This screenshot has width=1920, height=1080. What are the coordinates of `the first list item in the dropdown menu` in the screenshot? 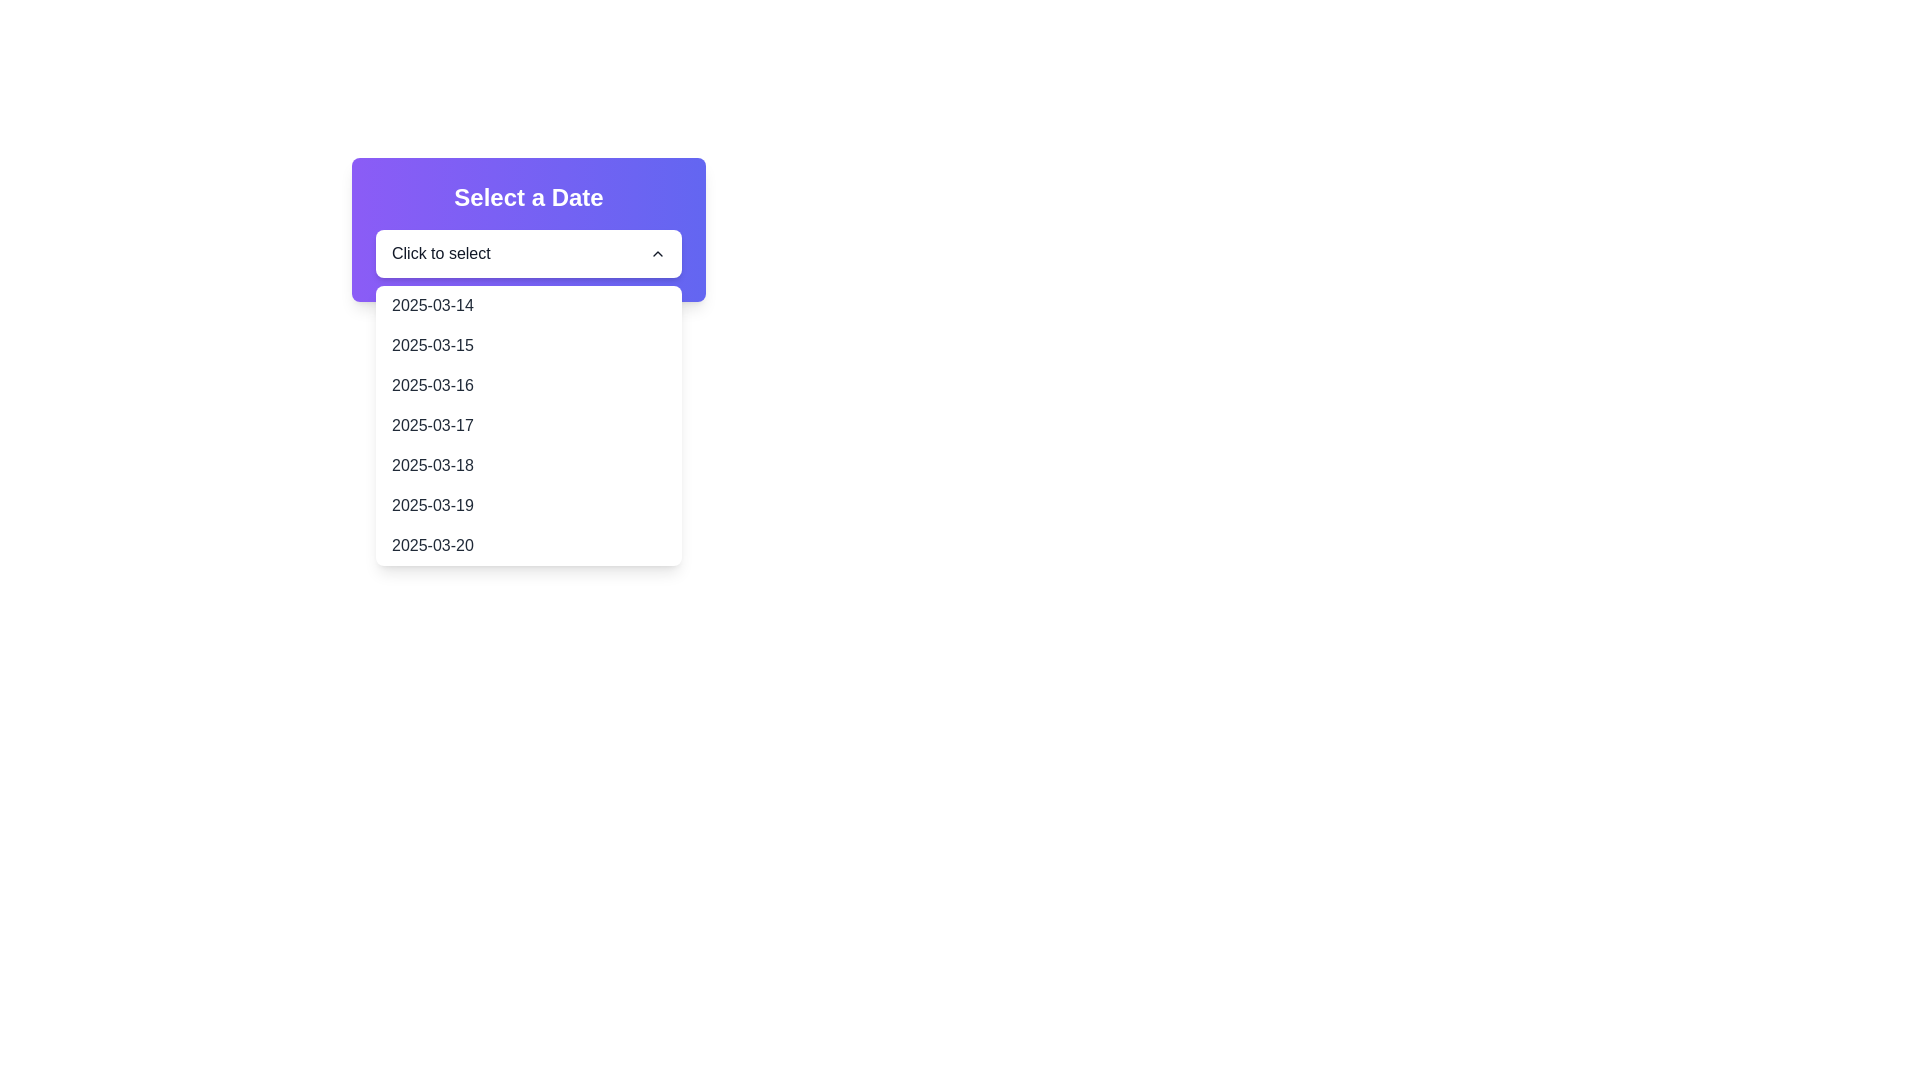 It's located at (528, 305).